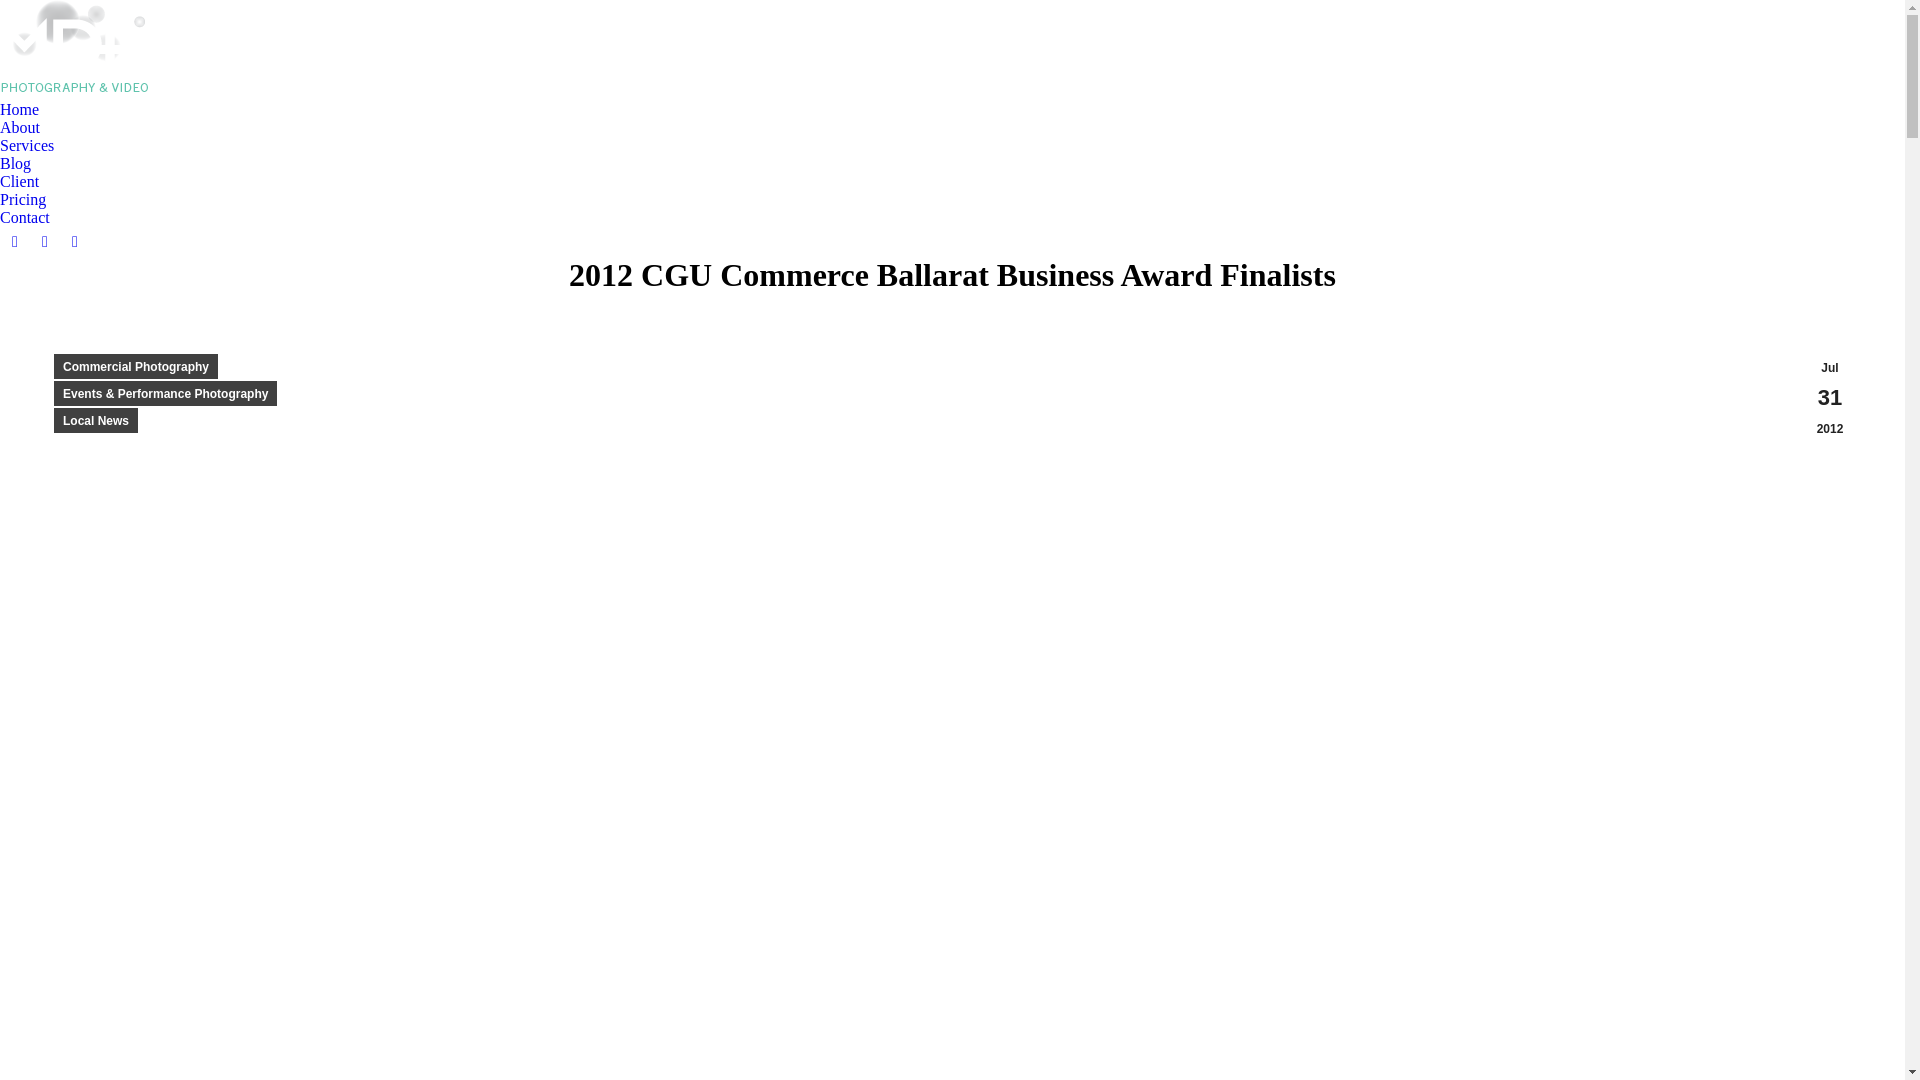 The width and height of the screenshot is (1920, 1080). What do you see at coordinates (0, 127) in the screenshot?
I see `'About'` at bounding box center [0, 127].